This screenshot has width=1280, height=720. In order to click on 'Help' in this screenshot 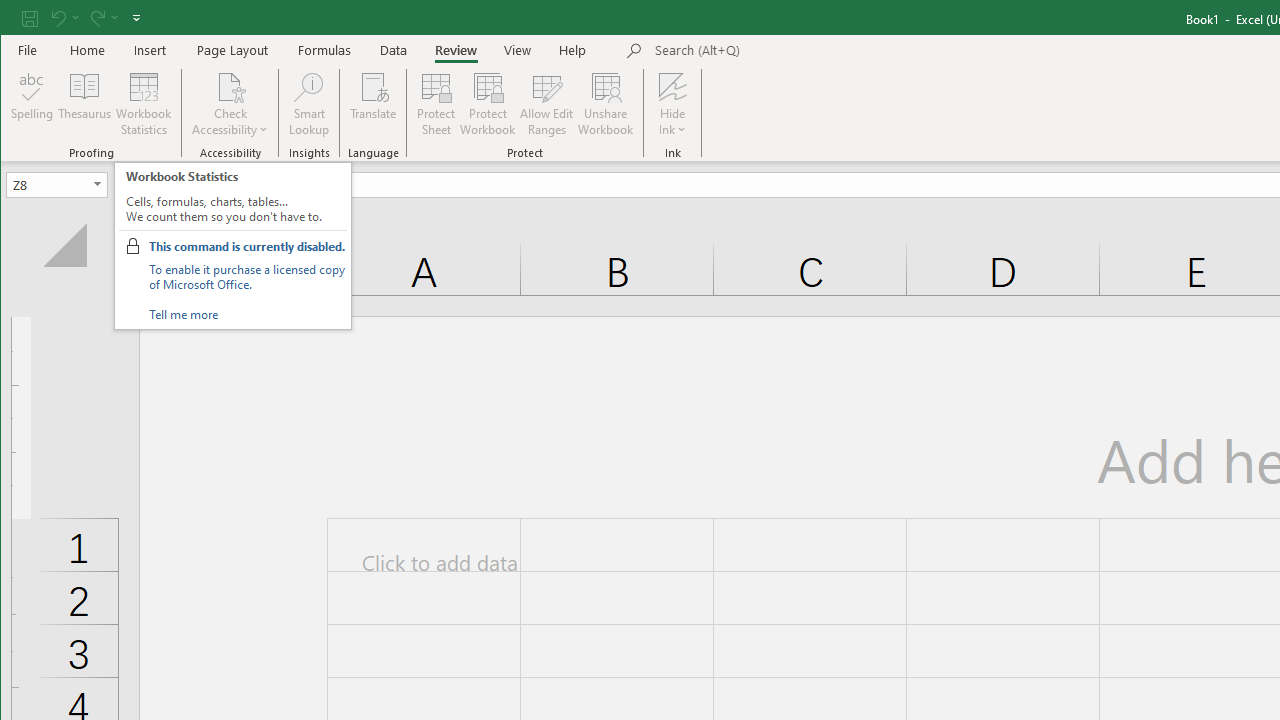, I will do `click(572, 49)`.